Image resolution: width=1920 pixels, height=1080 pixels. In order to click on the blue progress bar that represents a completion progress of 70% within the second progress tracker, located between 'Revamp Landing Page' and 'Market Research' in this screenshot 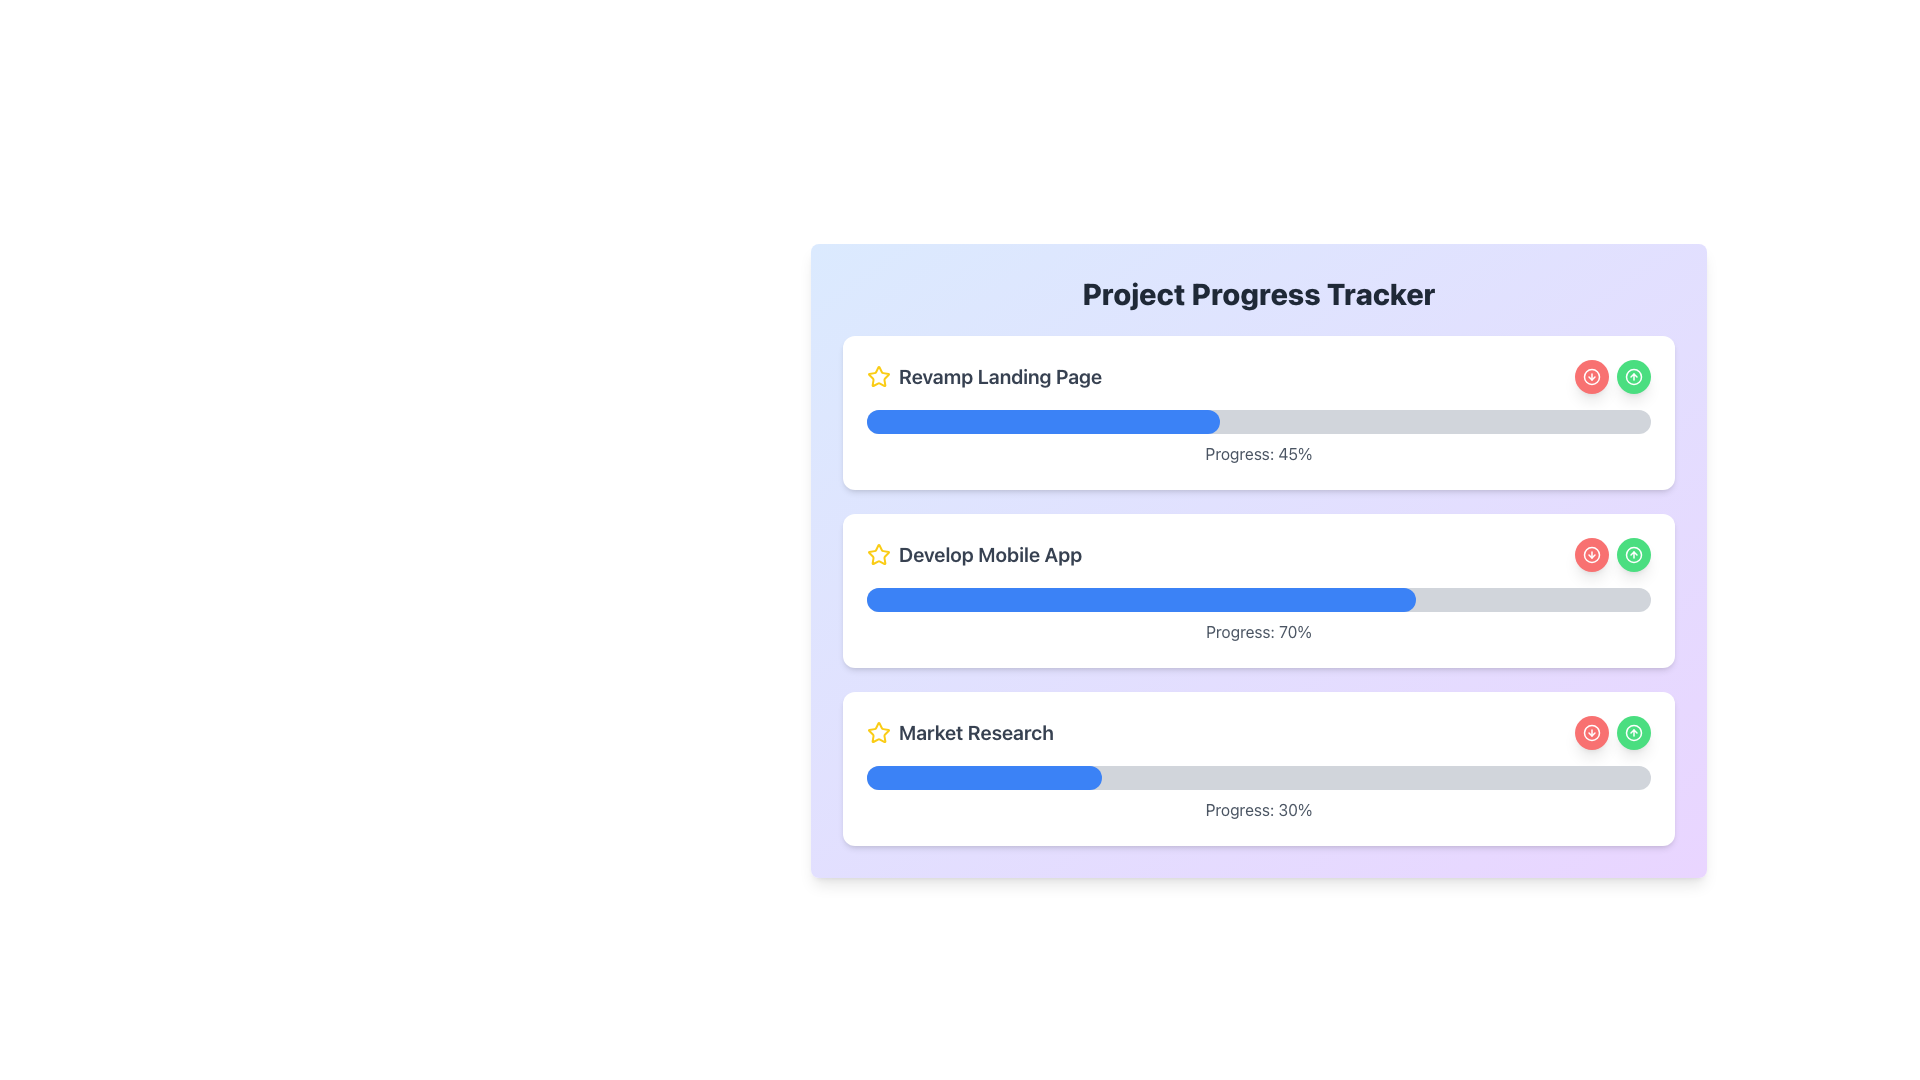, I will do `click(1141, 599)`.